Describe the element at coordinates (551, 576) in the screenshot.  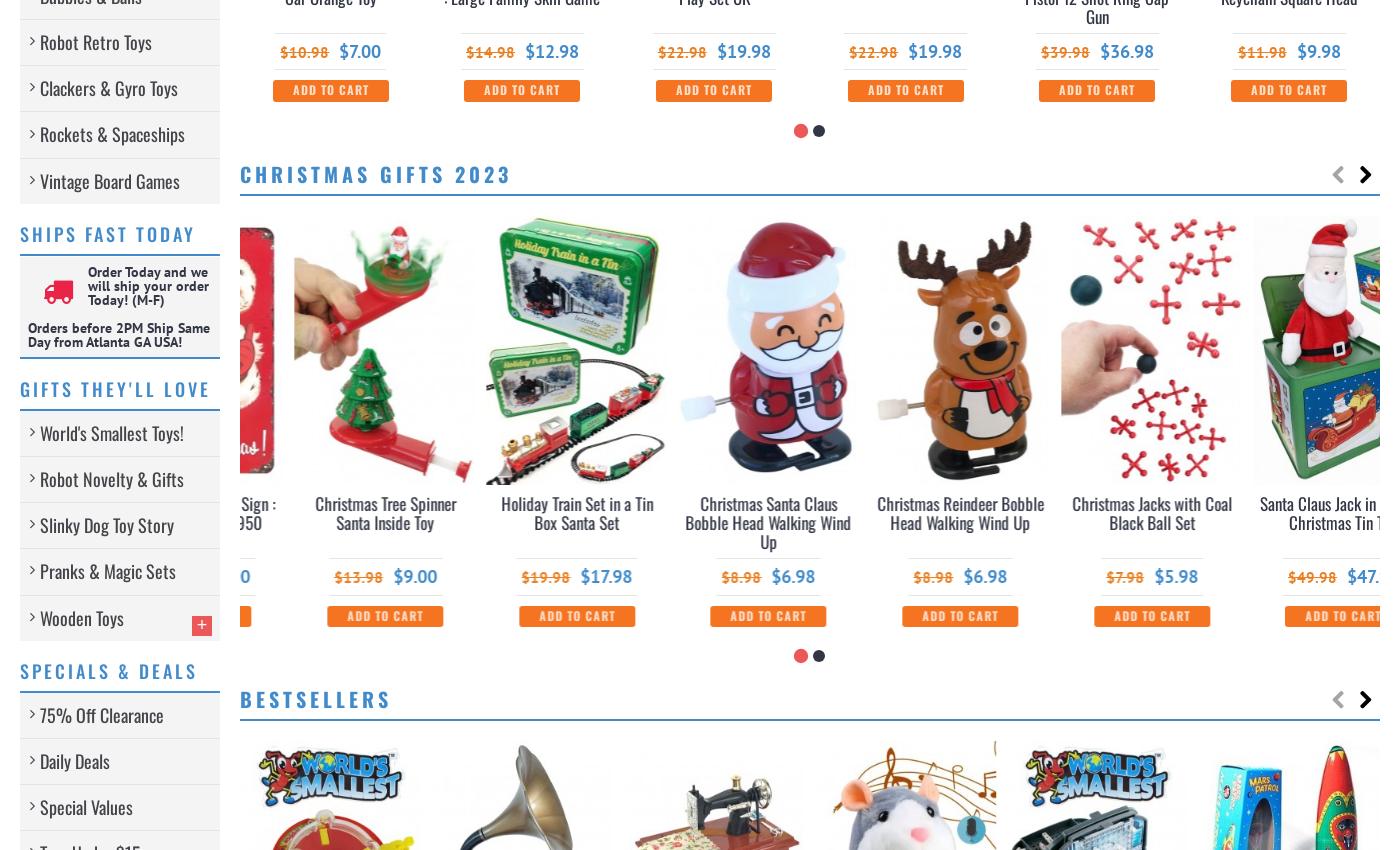
I see `'$11.00'` at that location.